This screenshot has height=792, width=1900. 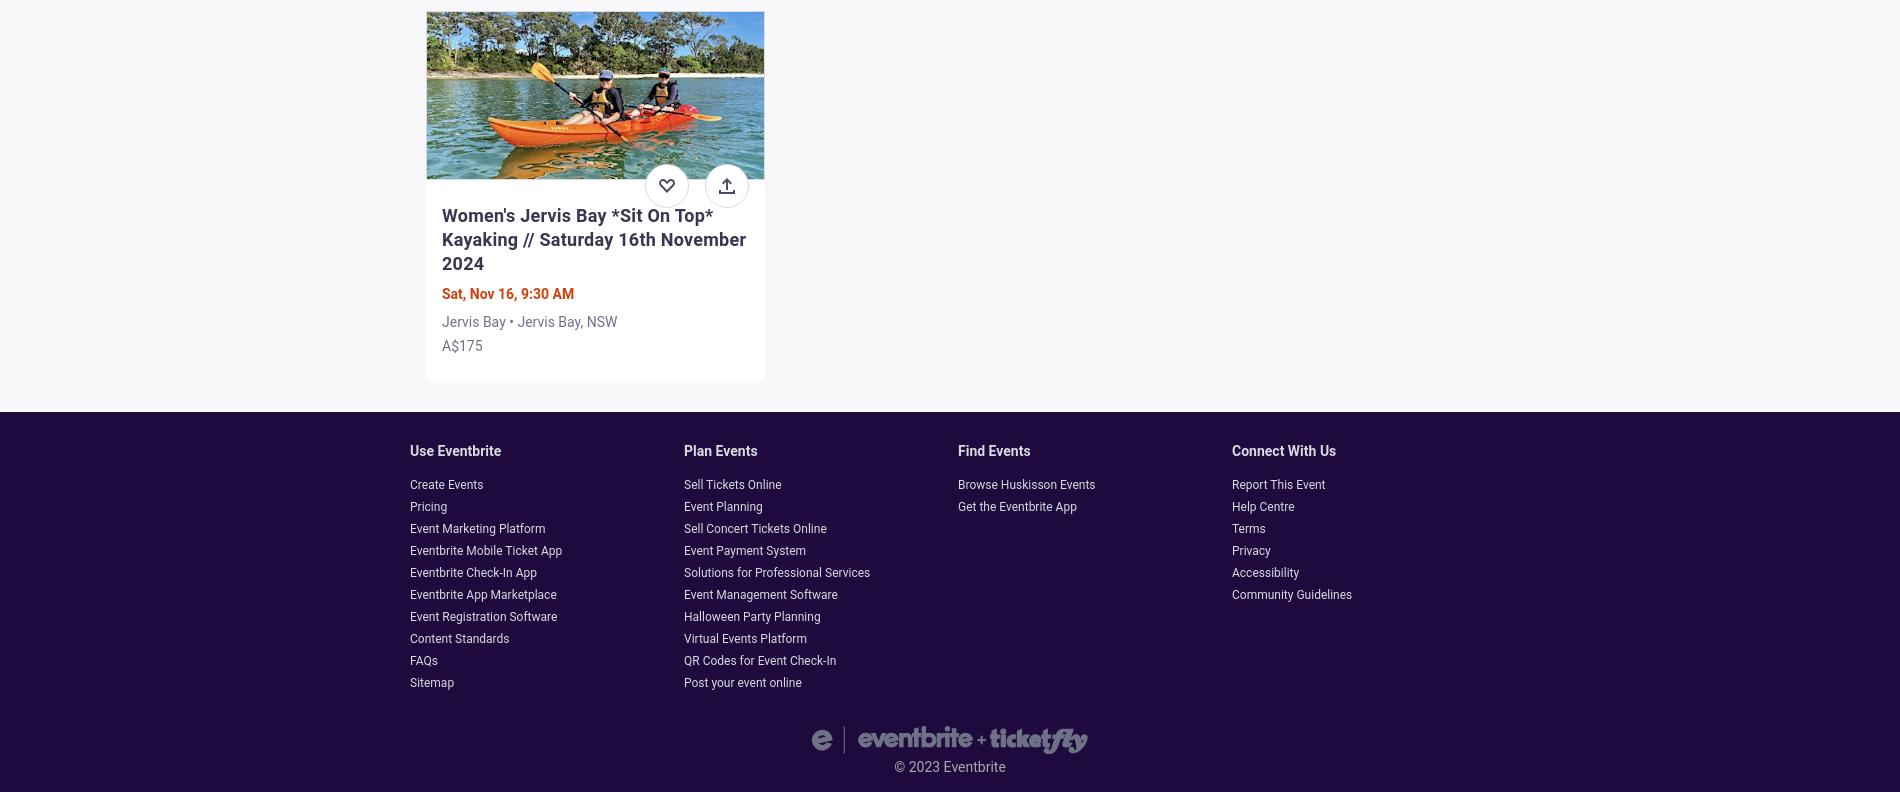 What do you see at coordinates (1230, 527) in the screenshot?
I see `'Terms'` at bounding box center [1230, 527].